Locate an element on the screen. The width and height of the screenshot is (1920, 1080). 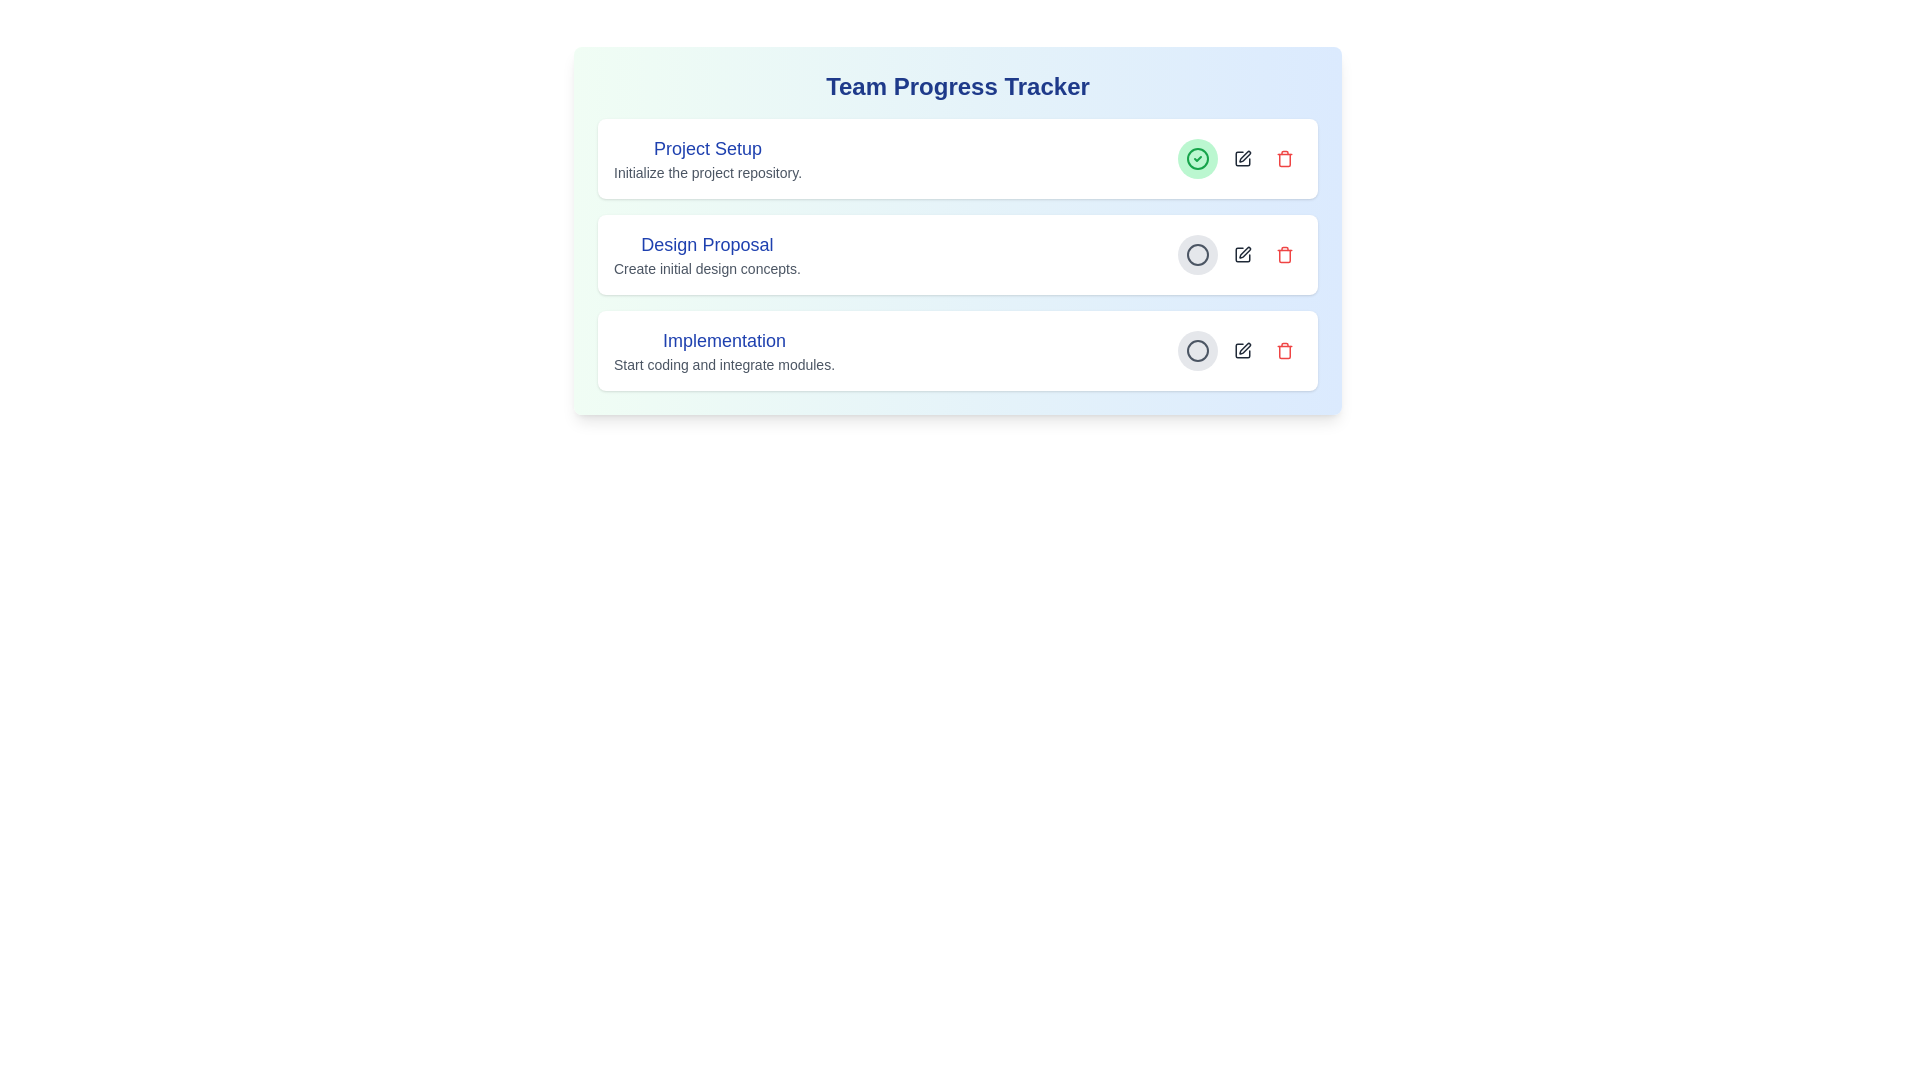
edit button for the task titled 'Project Setup' is located at coordinates (1242, 157).